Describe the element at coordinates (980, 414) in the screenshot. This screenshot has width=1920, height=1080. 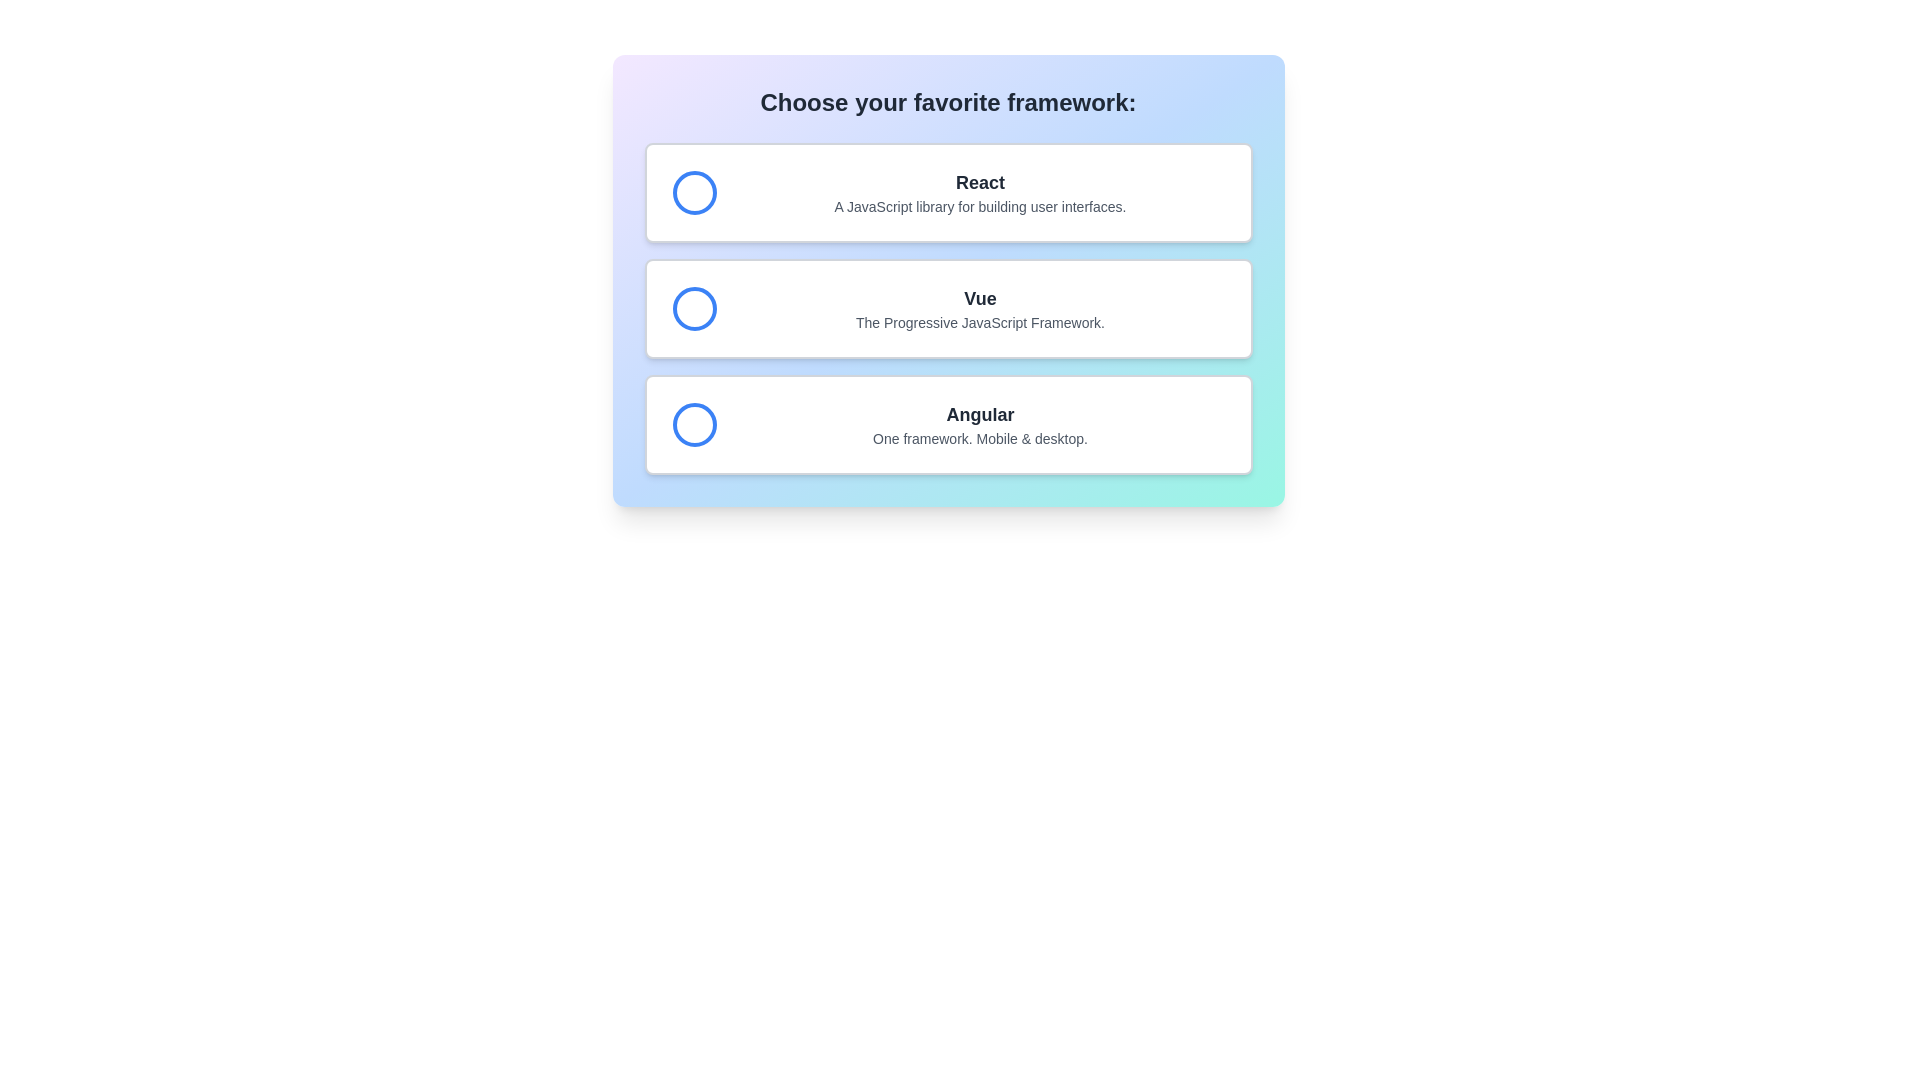
I see `the text element that reads 'Angular', which is styled in bold, larger font, and dark gray color, located at the top of a white card with rounded corners` at that location.